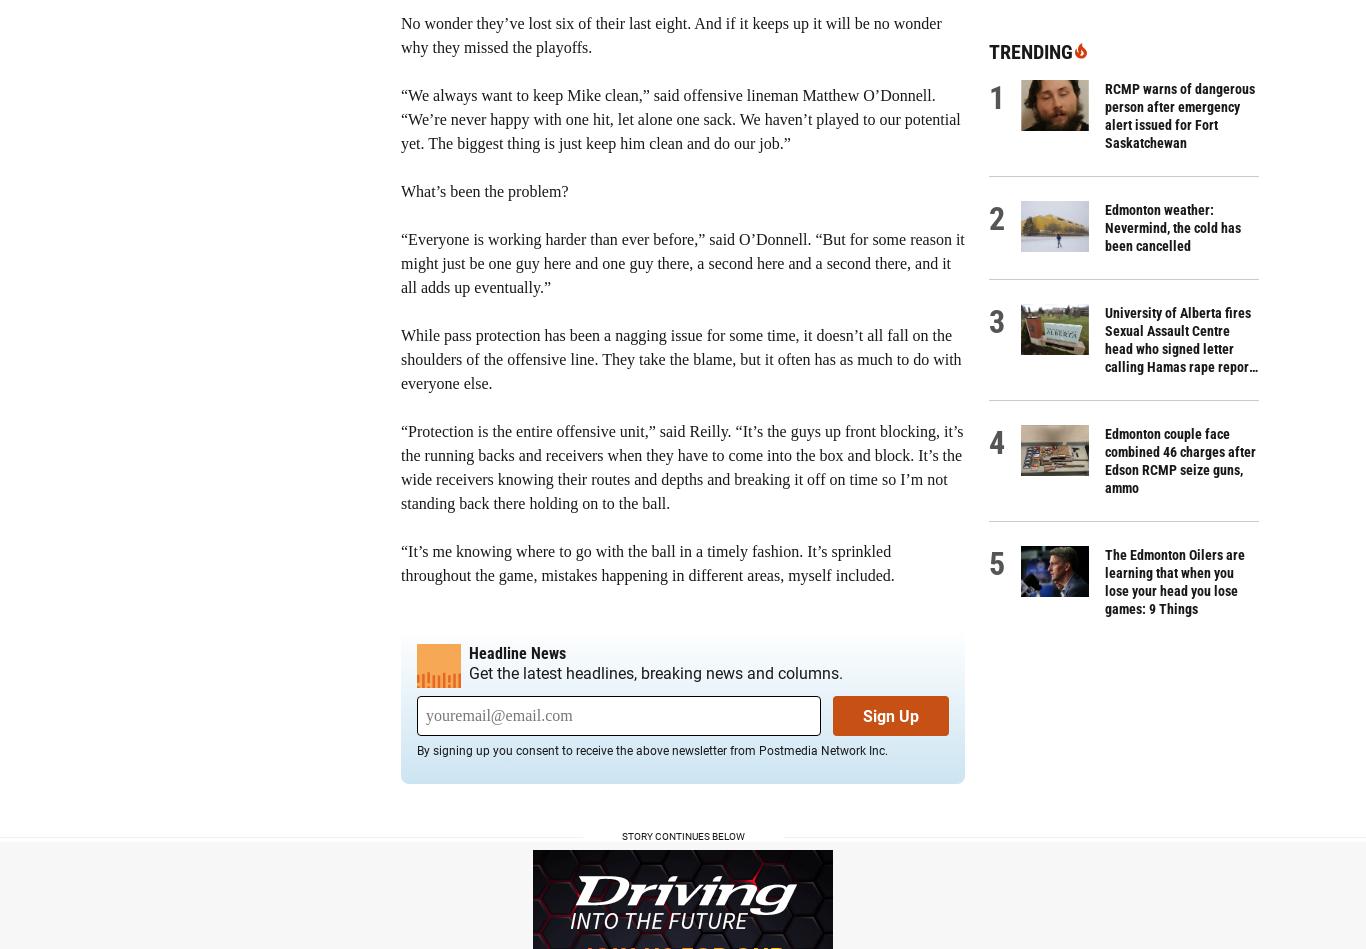  What do you see at coordinates (1103, 349) in the screenshot?
I see `'University of Alberta fires Sexual Assault Centre head who signed letter calling Hamas rape reports 'unverified accusation''` at bounding box center [1103, 349].